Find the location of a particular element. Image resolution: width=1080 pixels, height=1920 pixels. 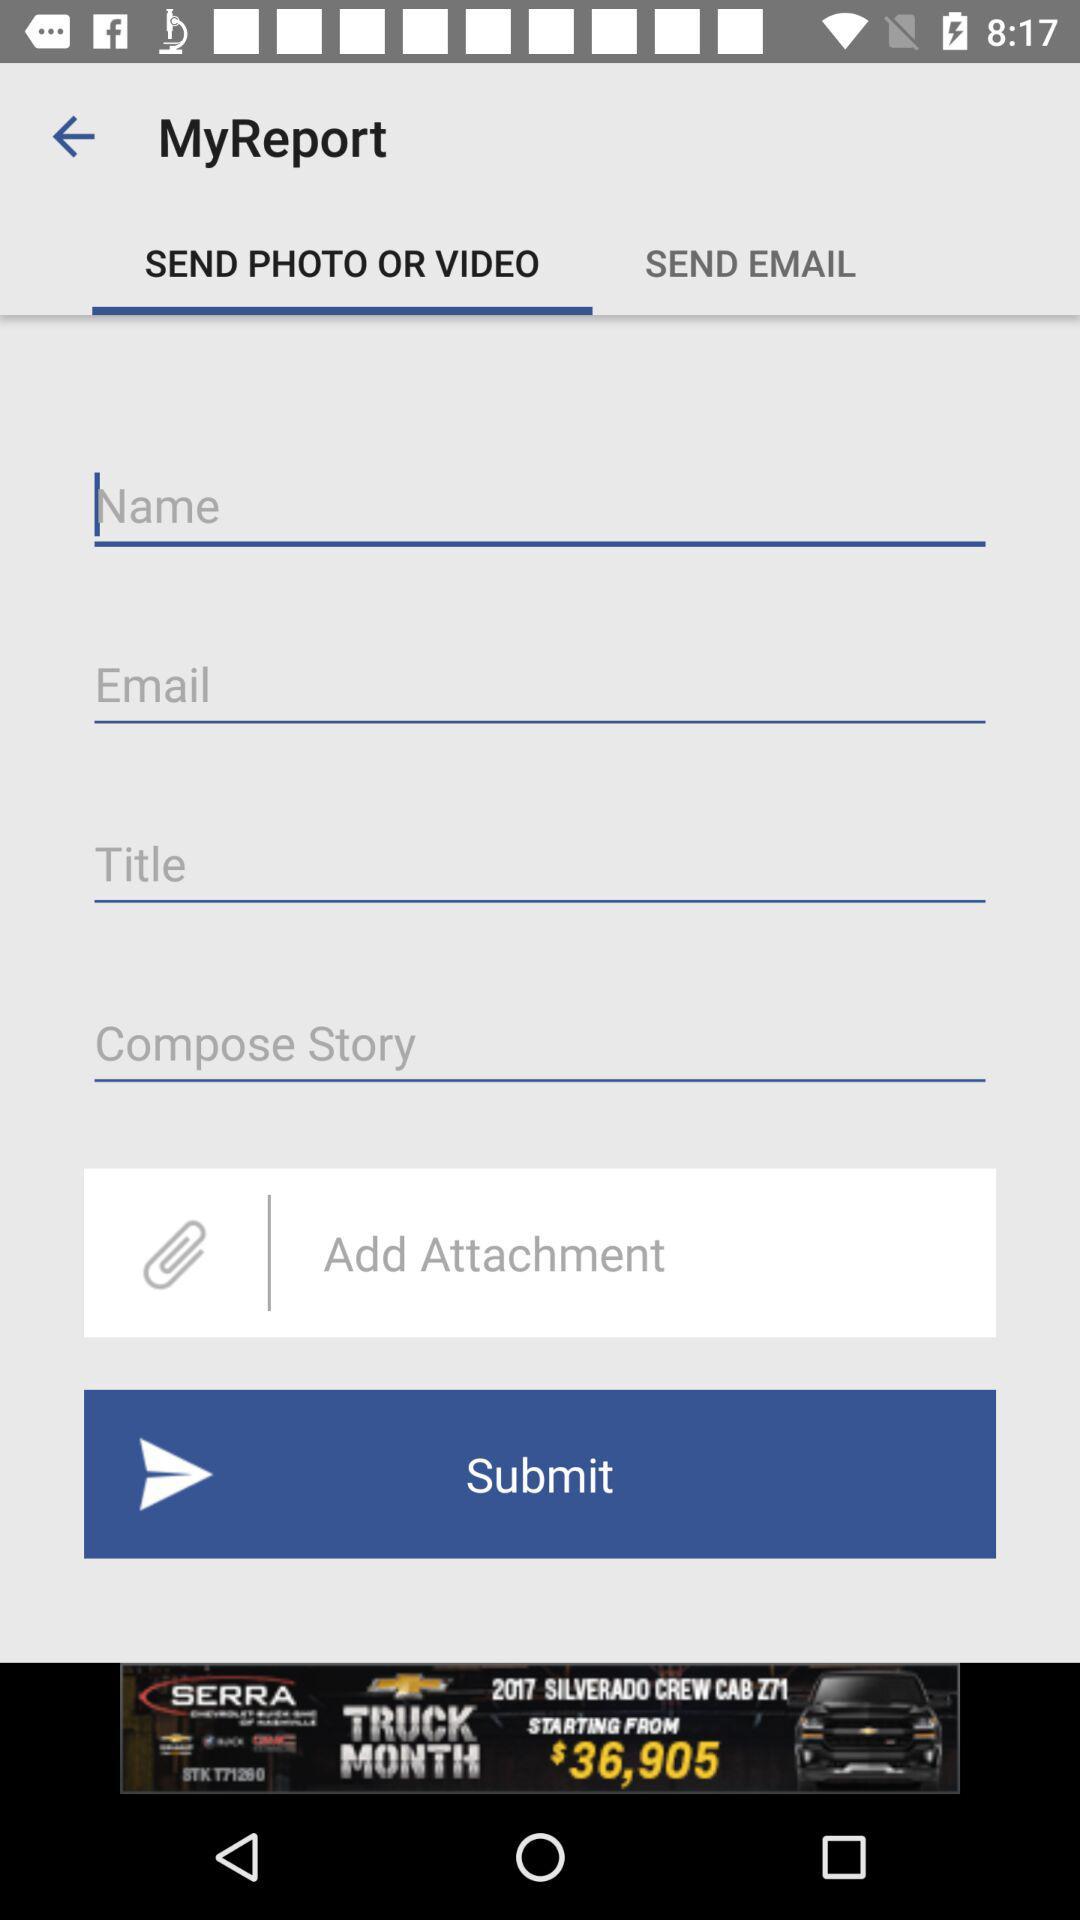

story text is located at coordinates (540, 1042).